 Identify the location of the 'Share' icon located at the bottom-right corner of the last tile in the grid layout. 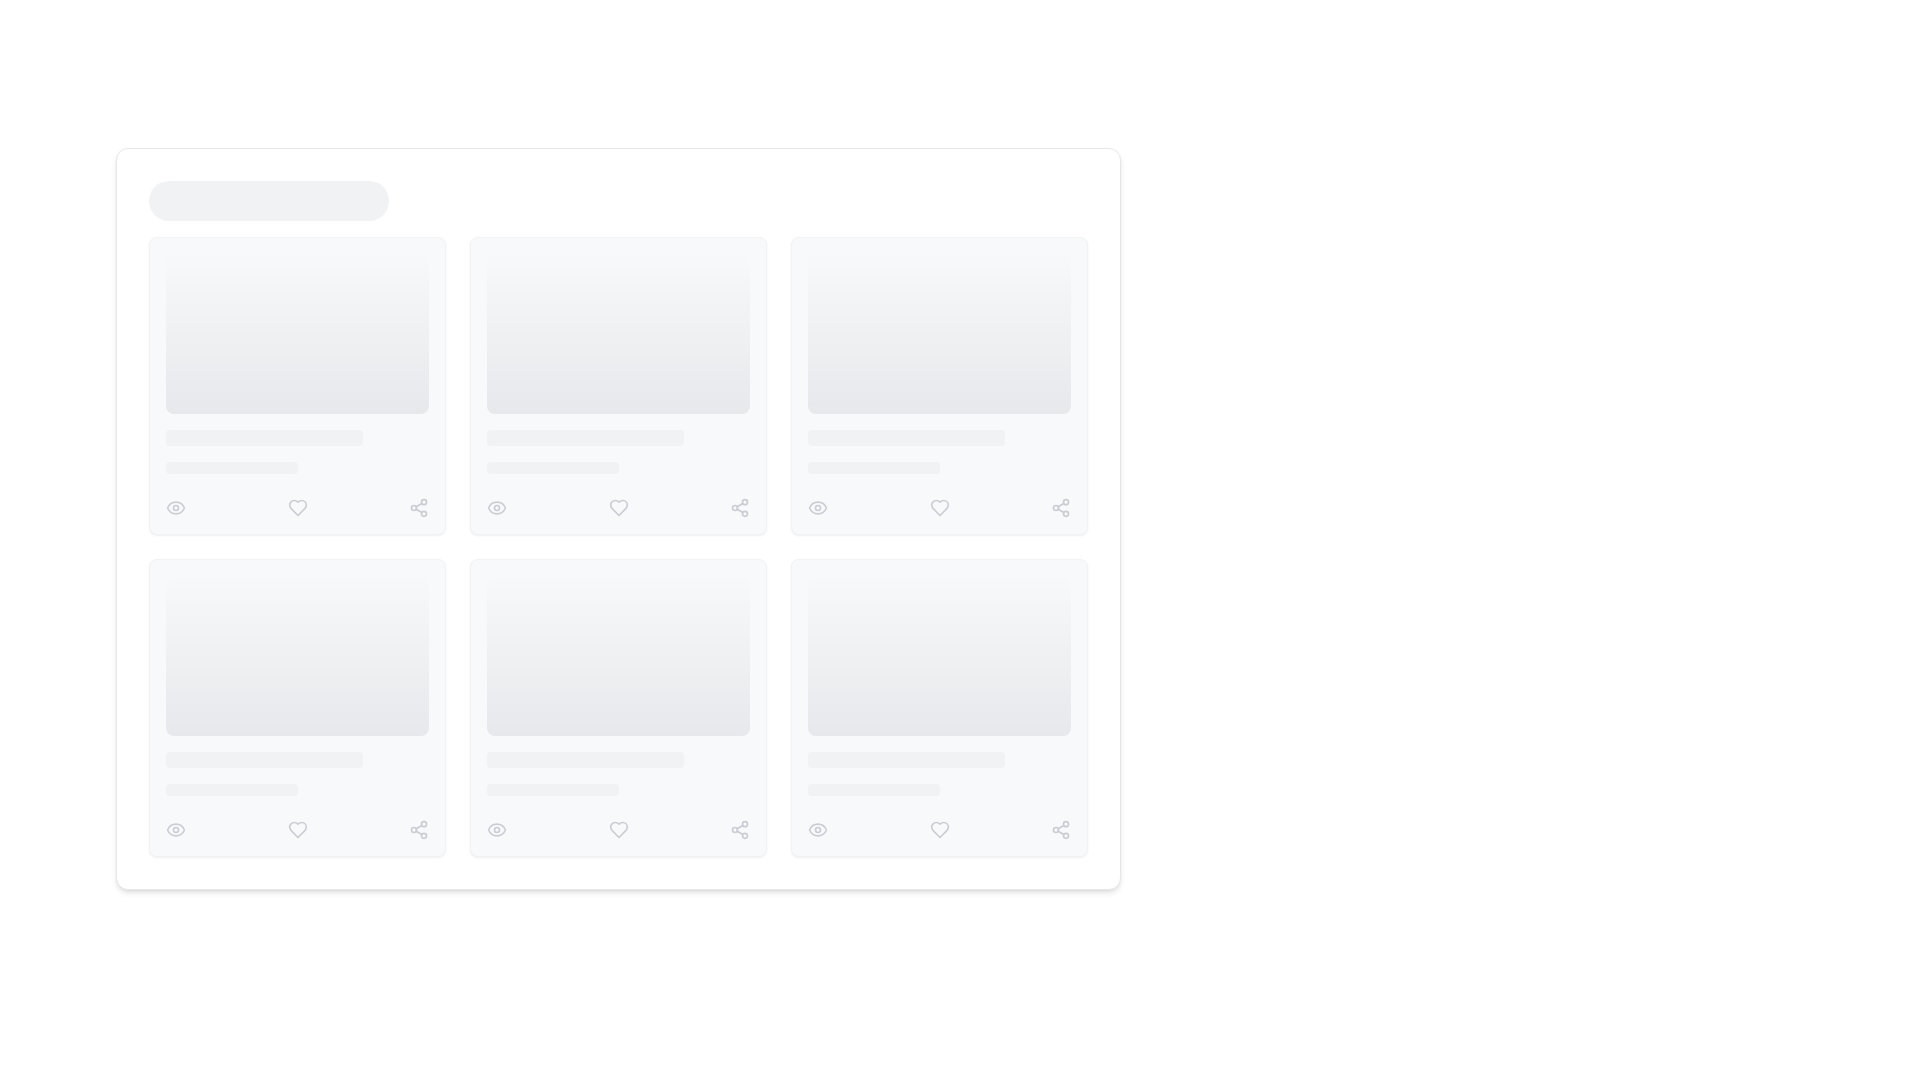
(1059, 829).